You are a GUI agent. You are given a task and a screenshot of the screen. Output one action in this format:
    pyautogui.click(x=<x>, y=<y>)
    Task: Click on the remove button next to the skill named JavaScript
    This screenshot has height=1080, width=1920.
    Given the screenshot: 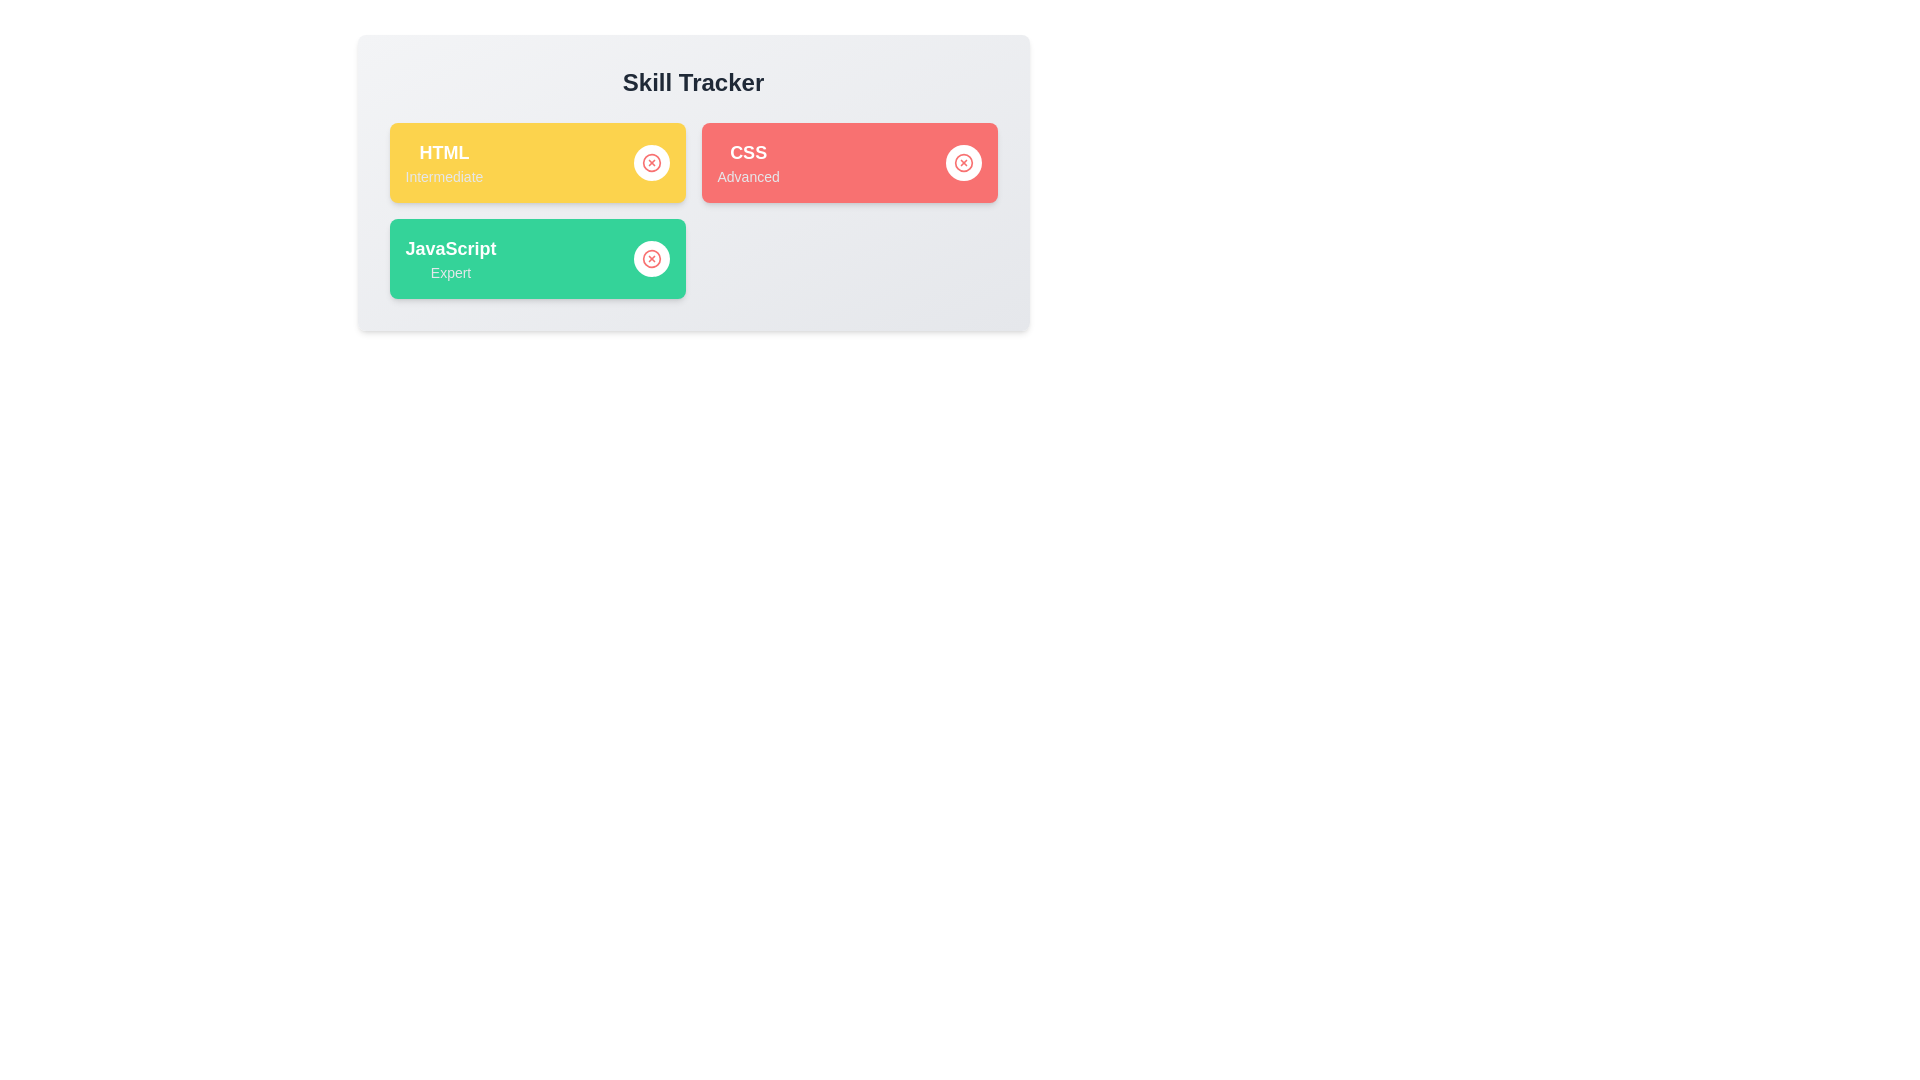 What is the action you would take?
    pyautogui.click(x=651, y=257)
    